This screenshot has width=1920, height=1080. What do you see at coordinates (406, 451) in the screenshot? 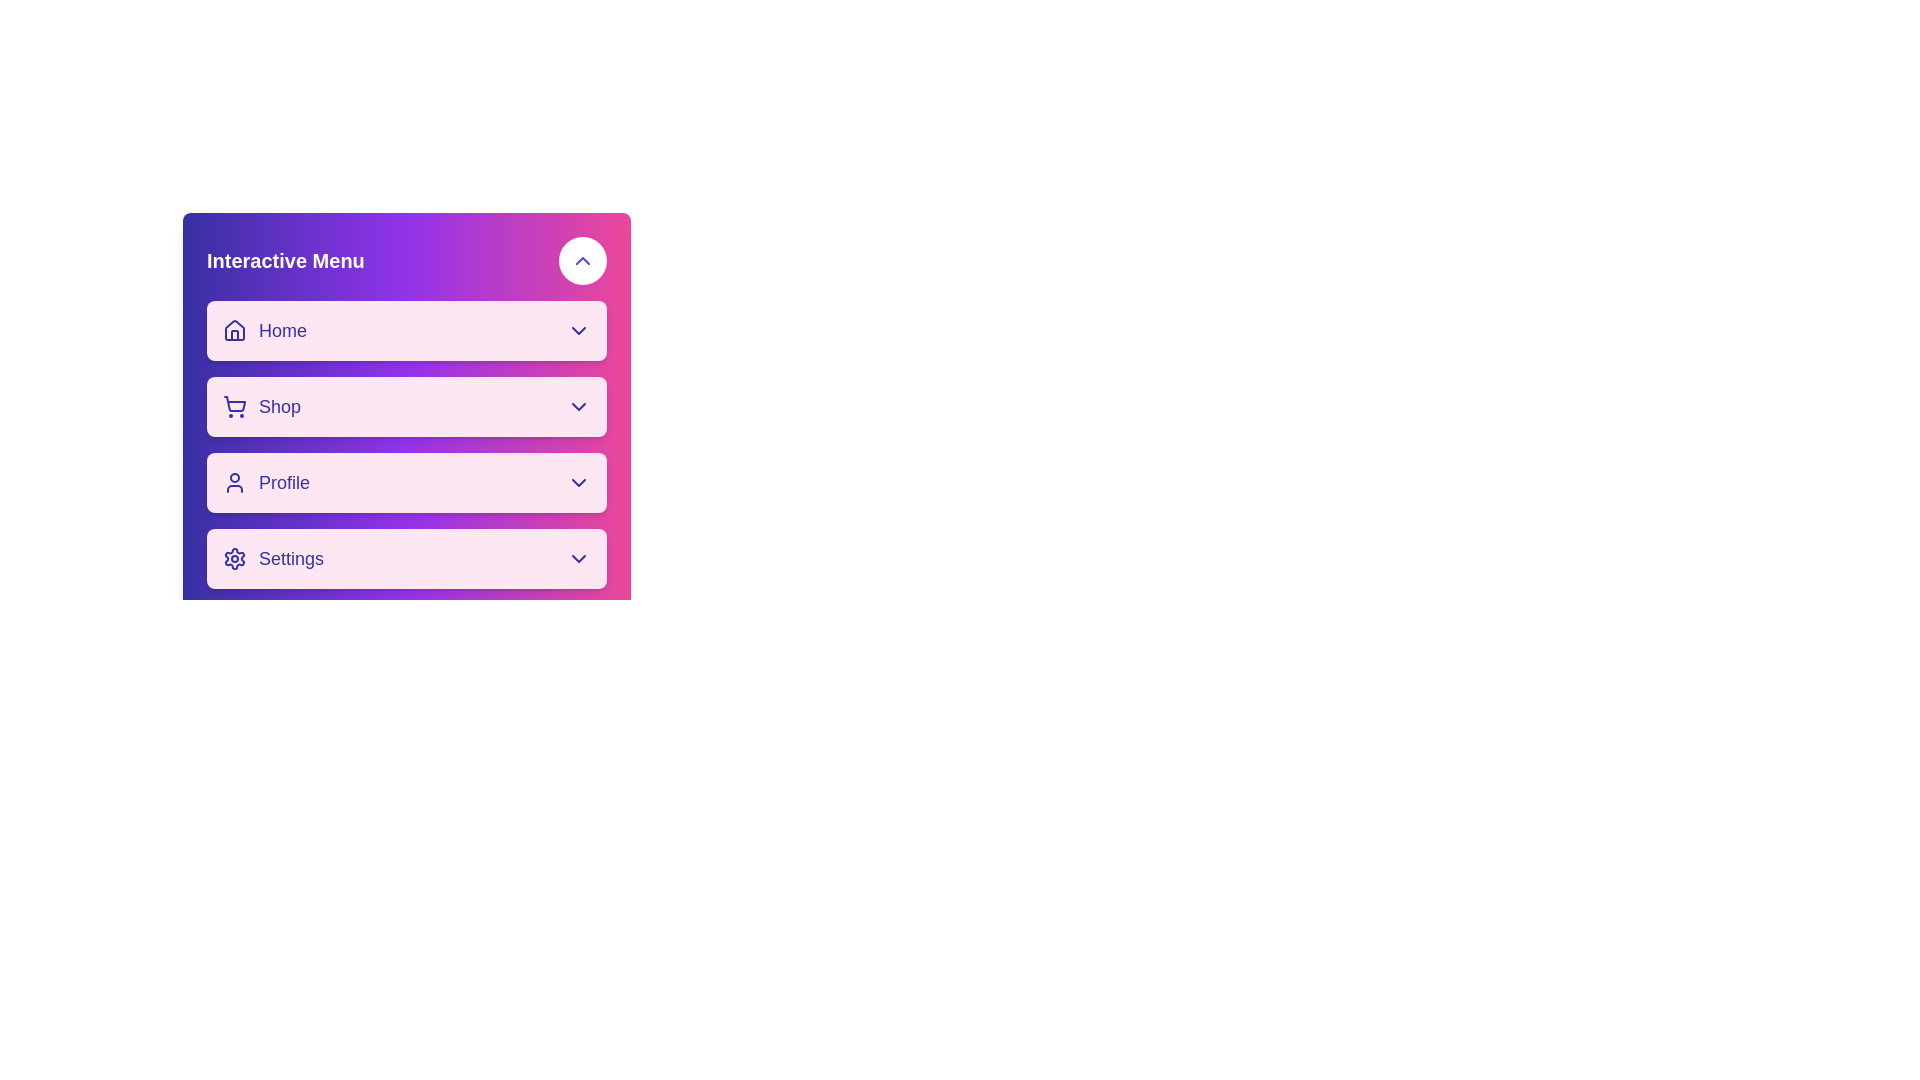
I see `the 'Profile' menu item with a light pink background and indigo-colored text` at bounding box center [406, 451].